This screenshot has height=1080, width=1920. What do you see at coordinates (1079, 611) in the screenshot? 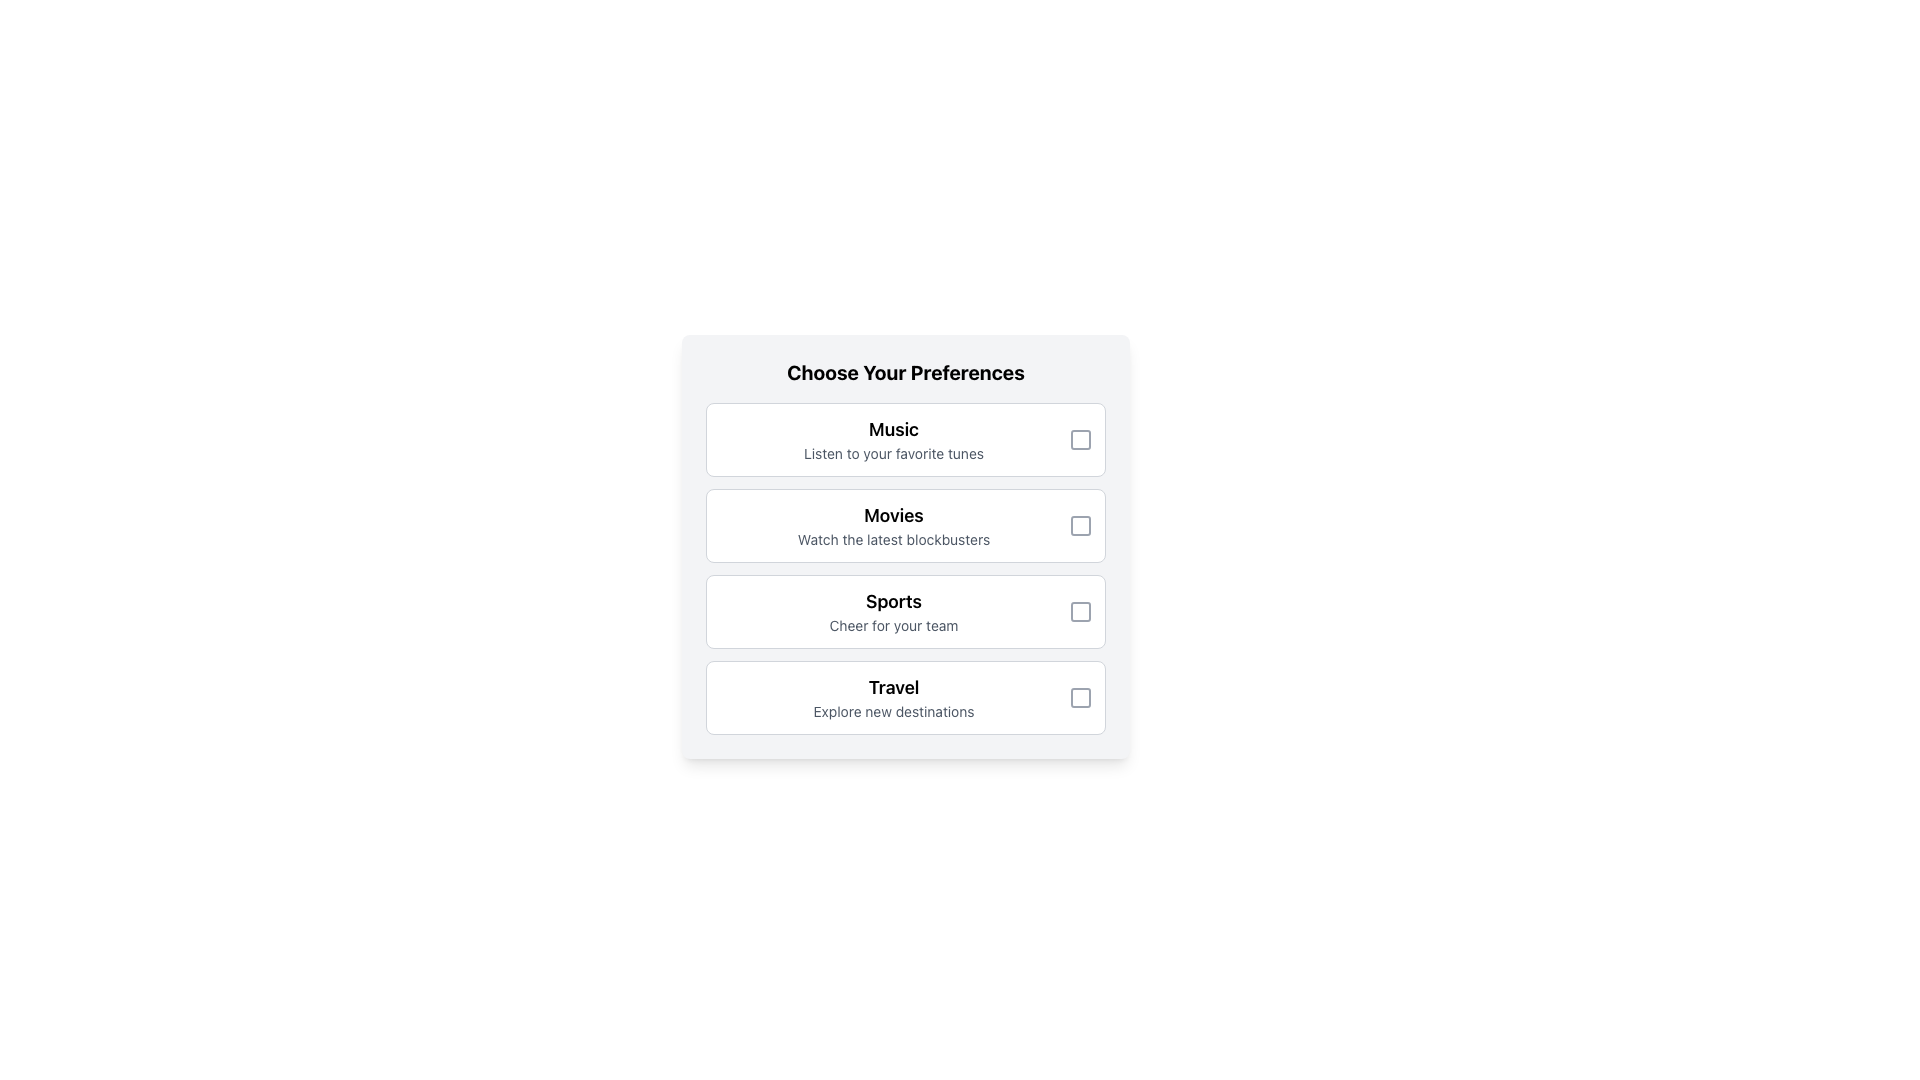
I see `the checkbox located in the 'Sports' section, which is a small, gray square-shaped UI component with rounded corners, positioned to the right of the 'Sports' label` at bounding box center [1079, 611].